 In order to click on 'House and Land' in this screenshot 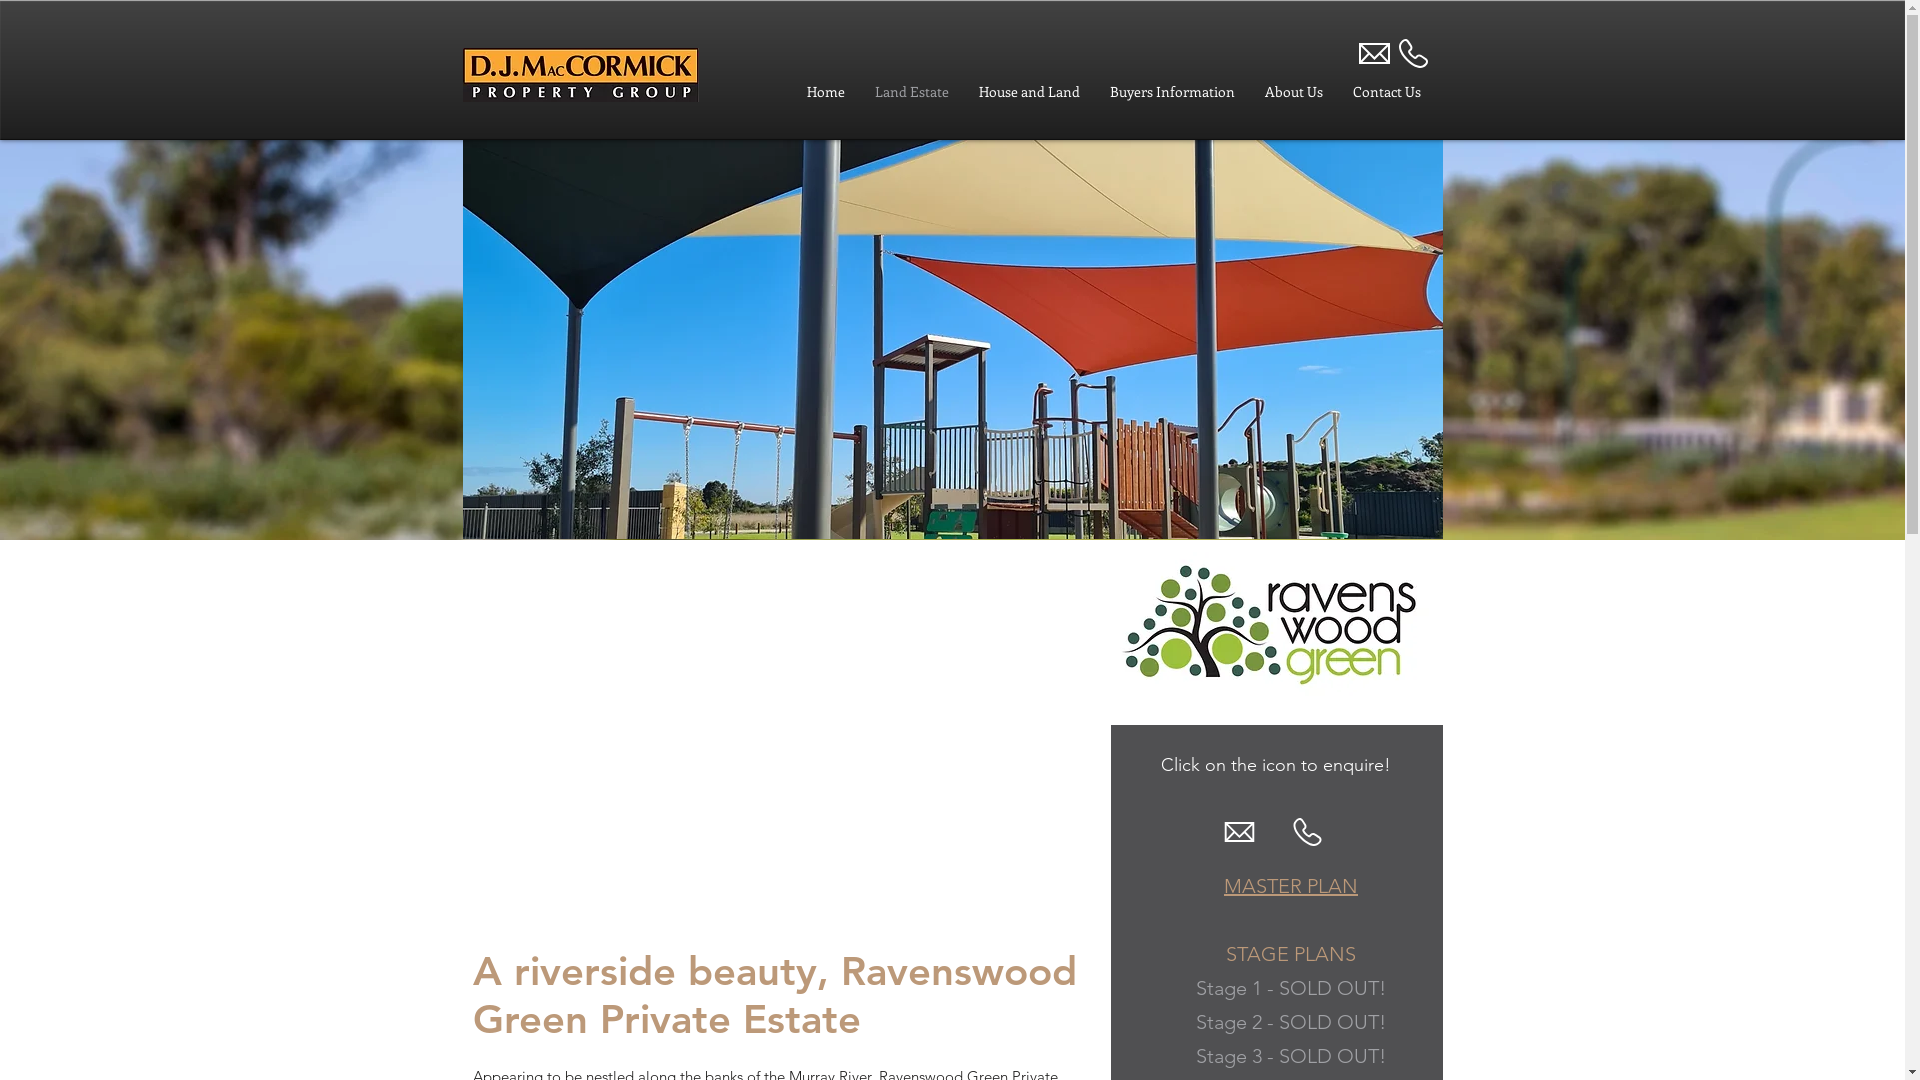, I will do `click(964, 92)`.